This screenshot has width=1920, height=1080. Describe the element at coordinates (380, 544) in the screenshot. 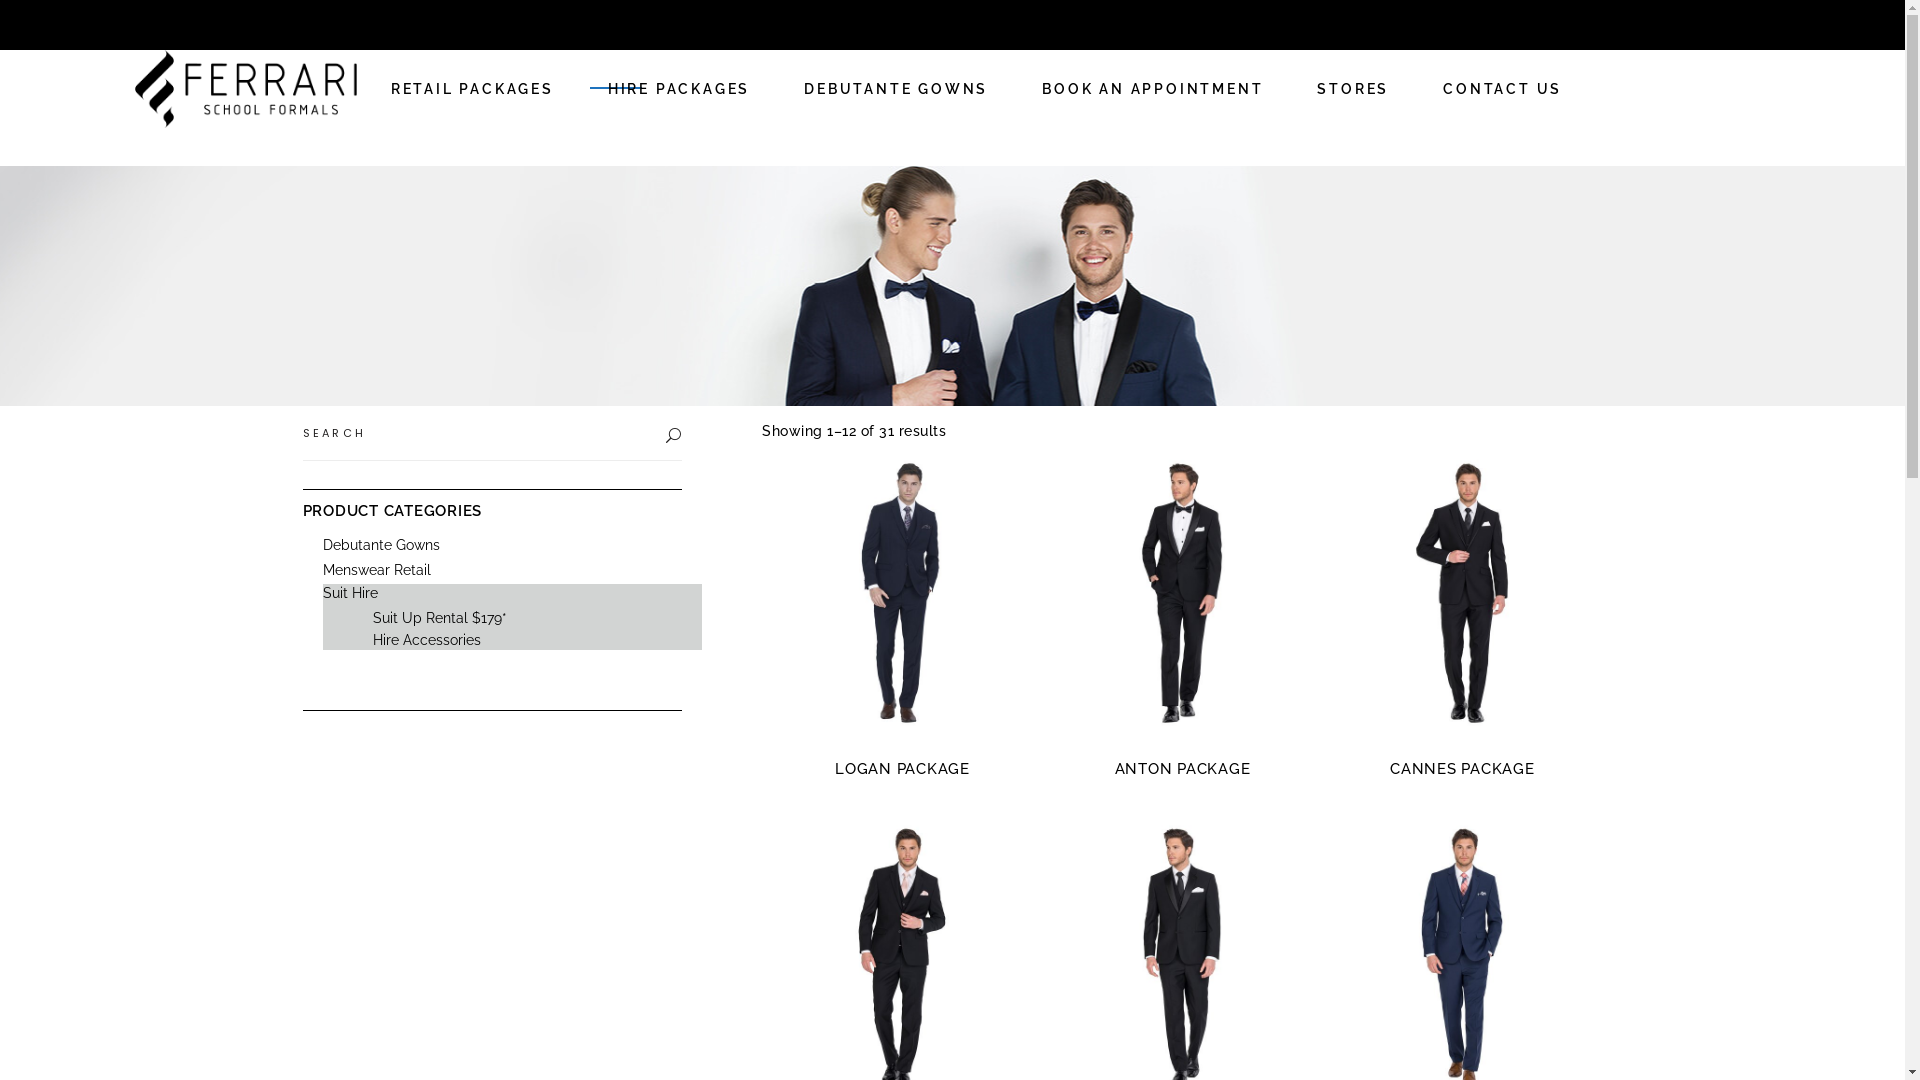

I see `'Debutante Gowns'` at that location.